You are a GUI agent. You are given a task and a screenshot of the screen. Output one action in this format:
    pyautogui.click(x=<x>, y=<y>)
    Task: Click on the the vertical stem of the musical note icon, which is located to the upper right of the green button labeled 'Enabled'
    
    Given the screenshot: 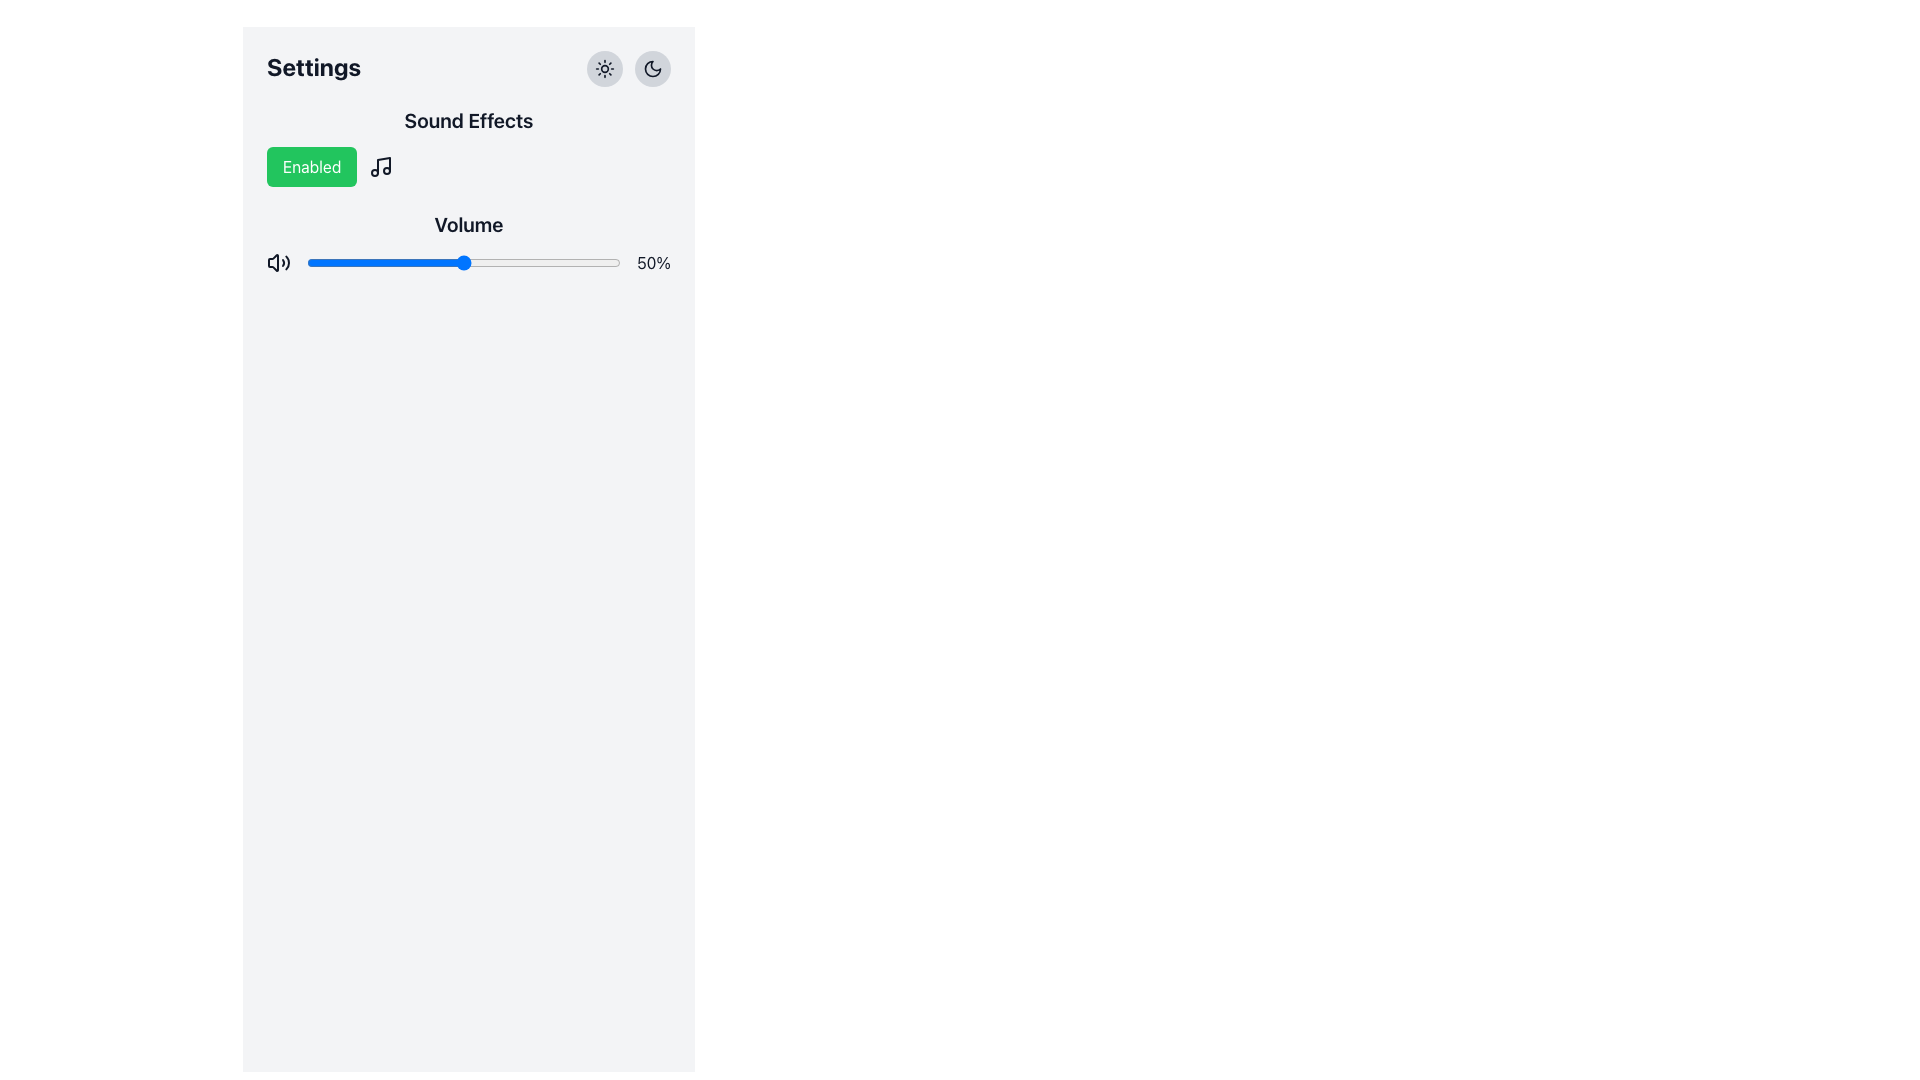 What is the action you would take?
    pyautogui.click(x=384, y=164)
    